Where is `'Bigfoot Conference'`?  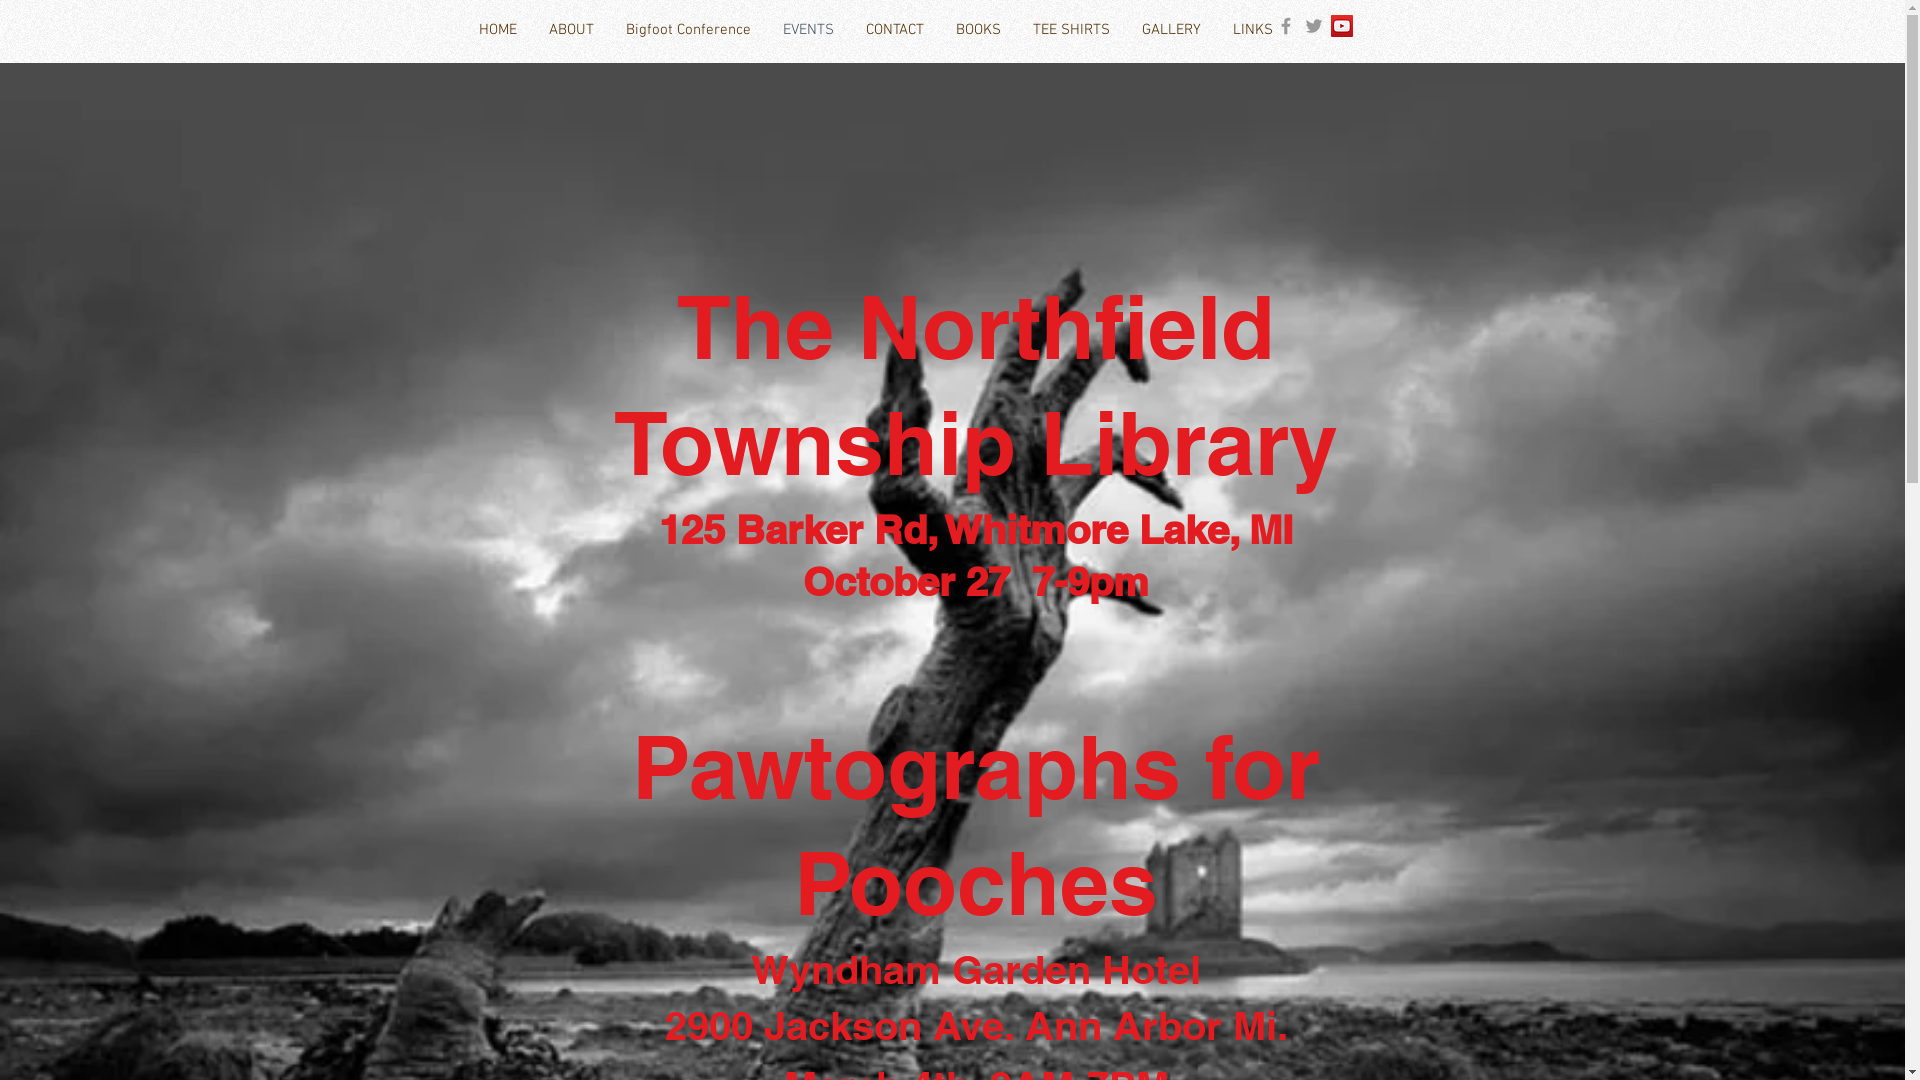 'Bigfoot Conference' is located at coordinates (608, 30).